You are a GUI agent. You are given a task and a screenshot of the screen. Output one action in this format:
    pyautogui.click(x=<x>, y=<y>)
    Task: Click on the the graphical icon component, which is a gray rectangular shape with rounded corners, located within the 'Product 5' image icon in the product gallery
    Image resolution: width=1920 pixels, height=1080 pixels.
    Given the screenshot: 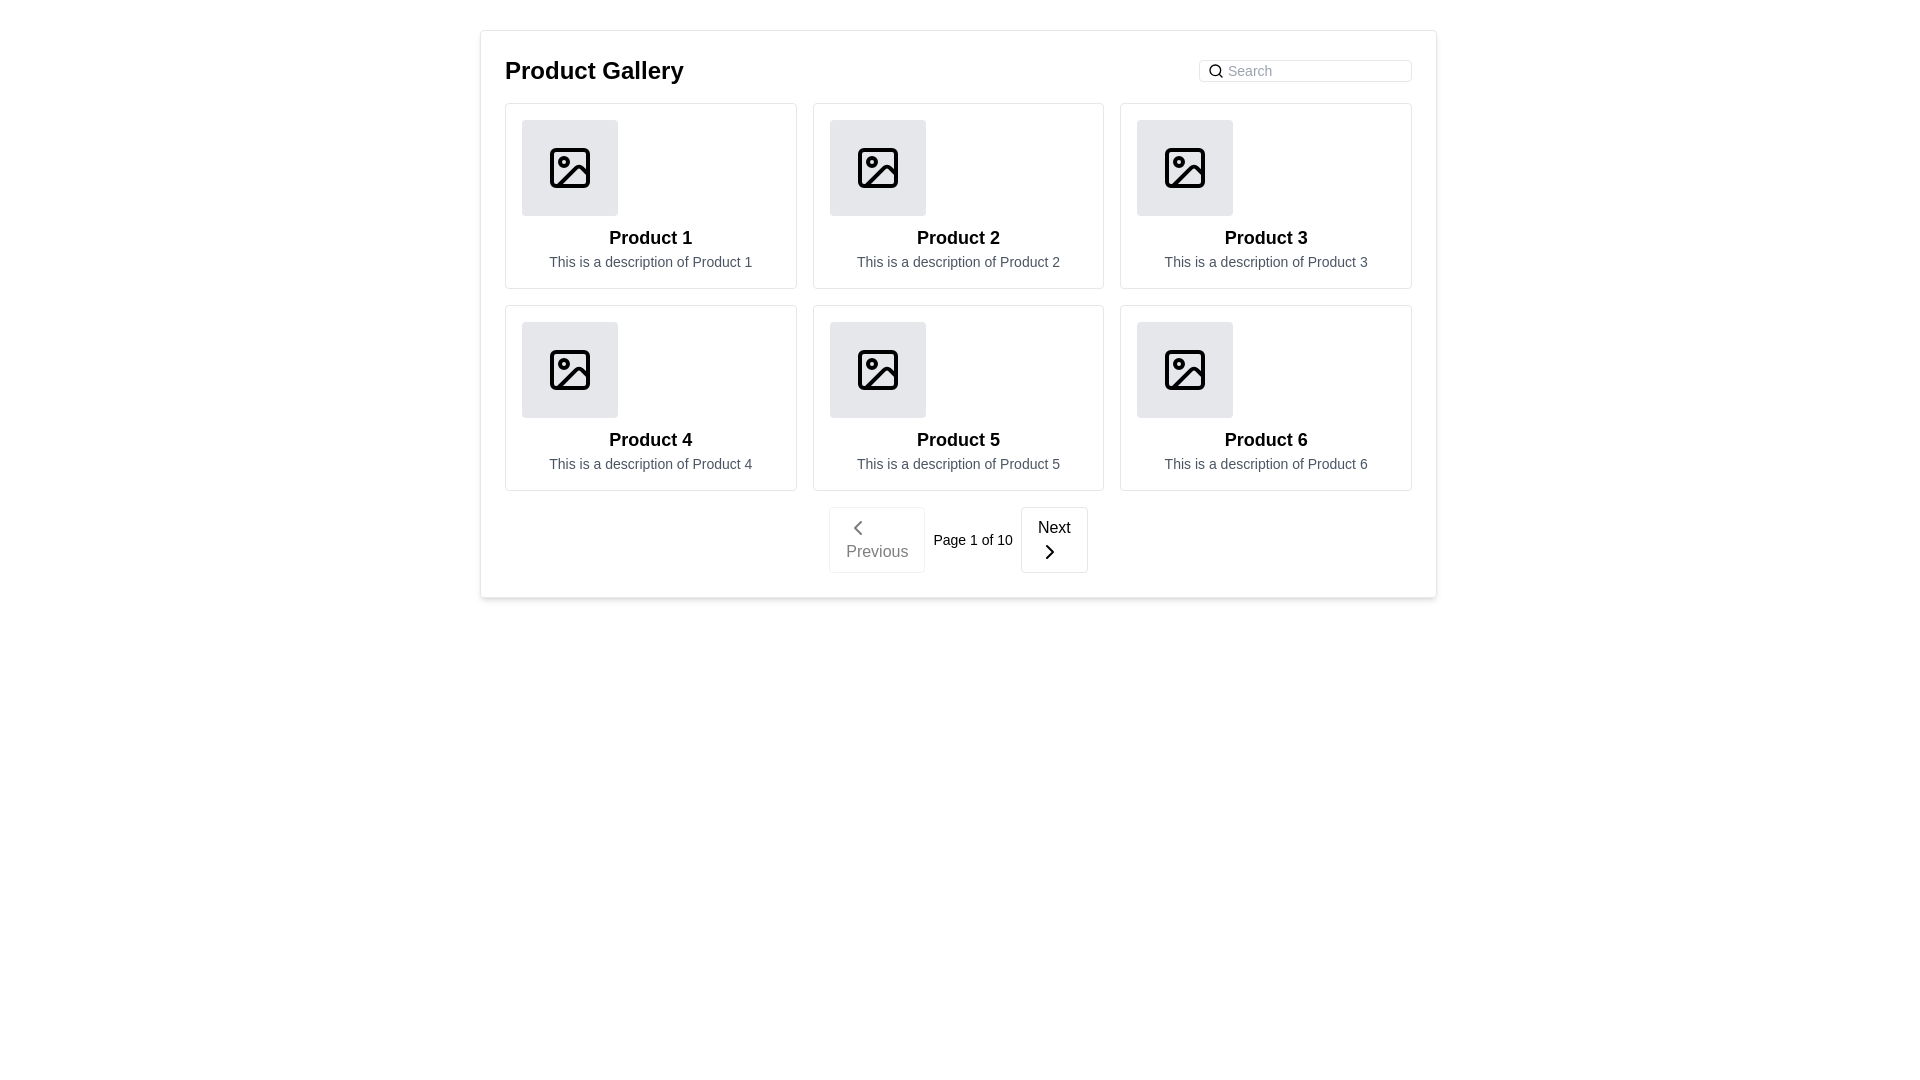 What is the action you would take?
    pyautogui.click(x=877, y=370)
    